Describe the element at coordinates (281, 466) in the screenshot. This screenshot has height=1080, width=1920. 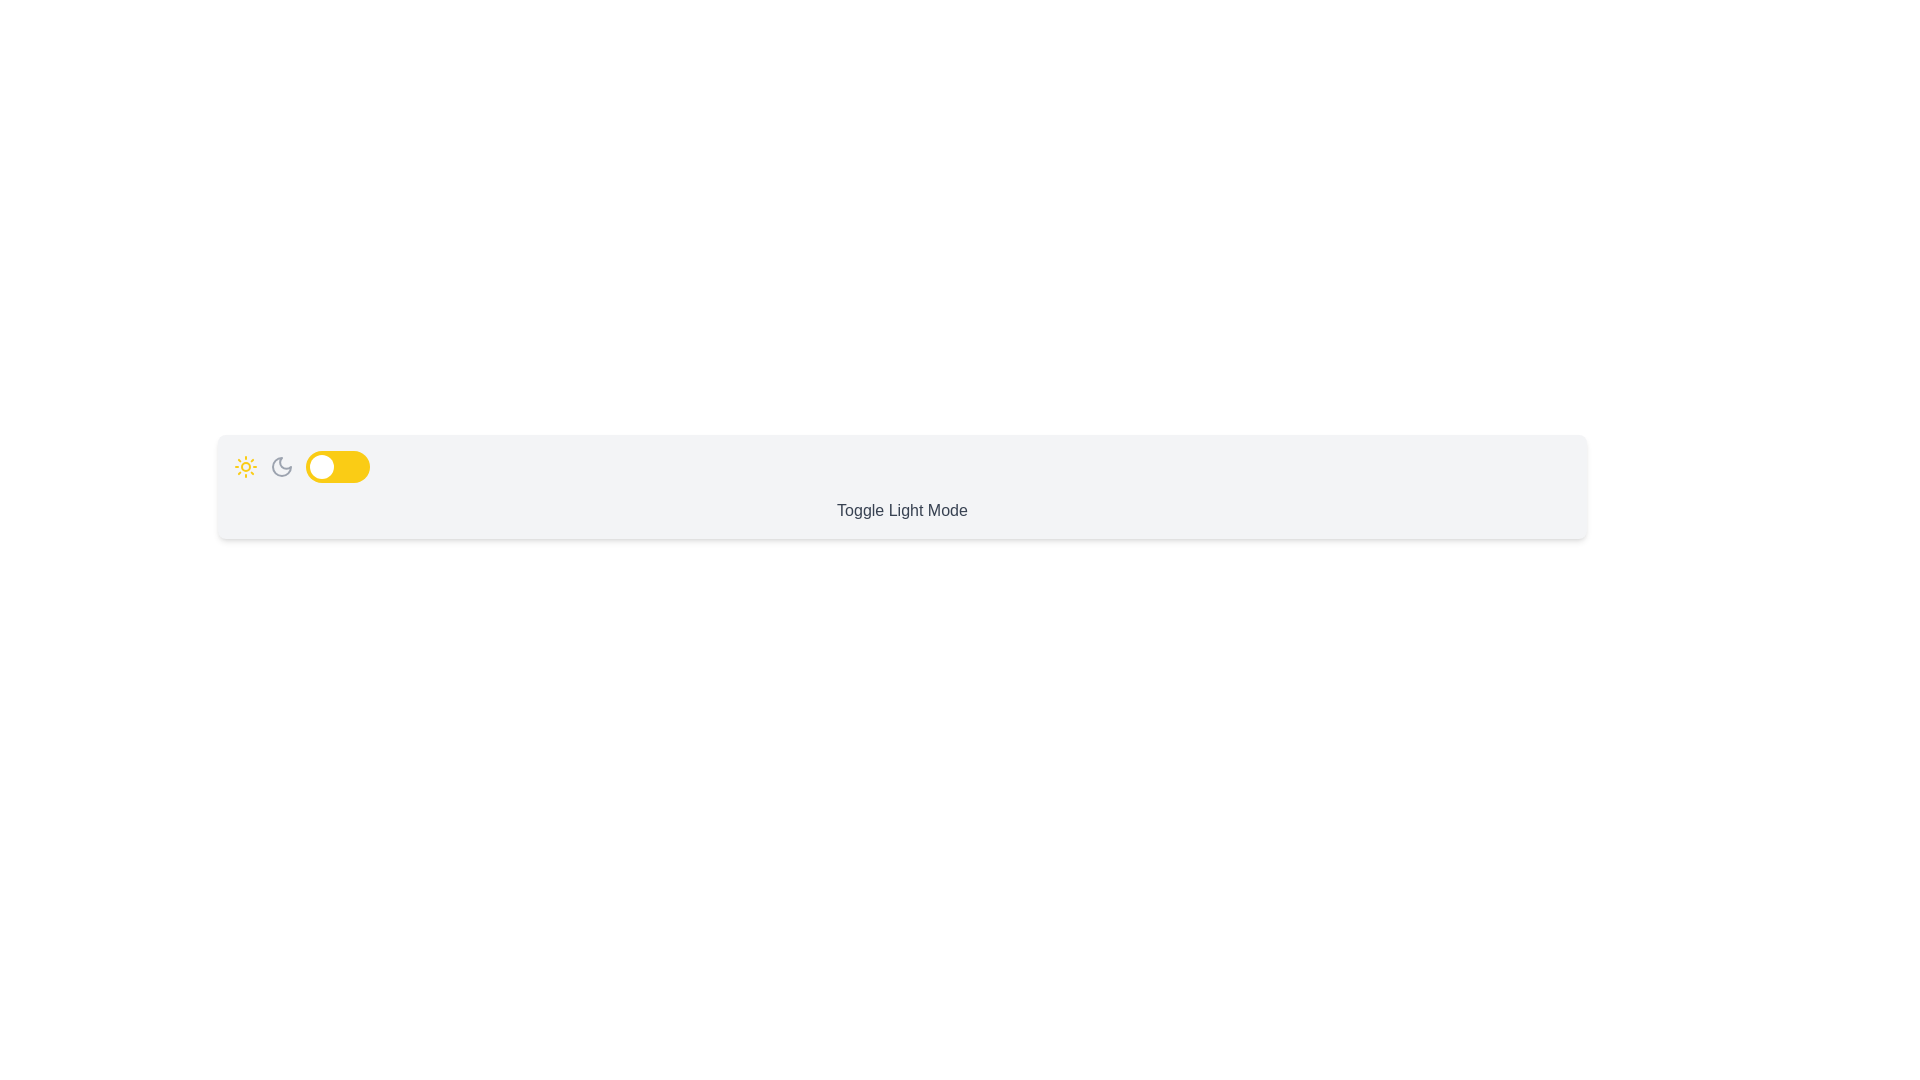
I see `the crescent moon icon element, which is gray and styled in a minimalistic design, positioned between the sun icon and a toggle switch in the light/dark mode toggle section` at that location.